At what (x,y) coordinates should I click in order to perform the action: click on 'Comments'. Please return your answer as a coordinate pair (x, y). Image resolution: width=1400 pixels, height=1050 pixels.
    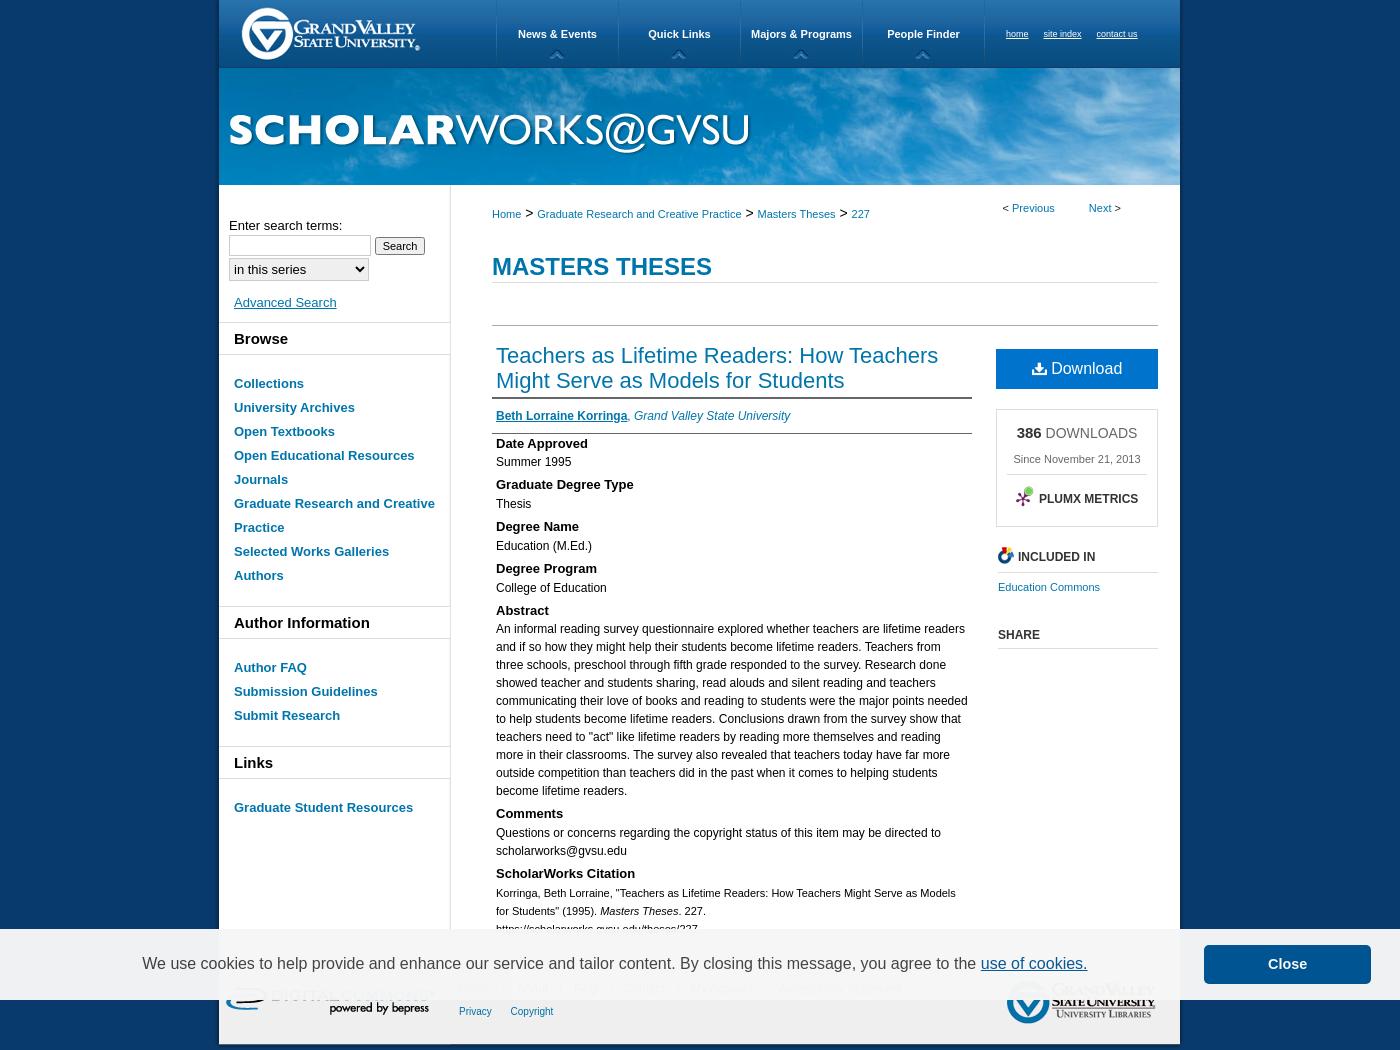
    Looking at the image, I should click on (529, 812).